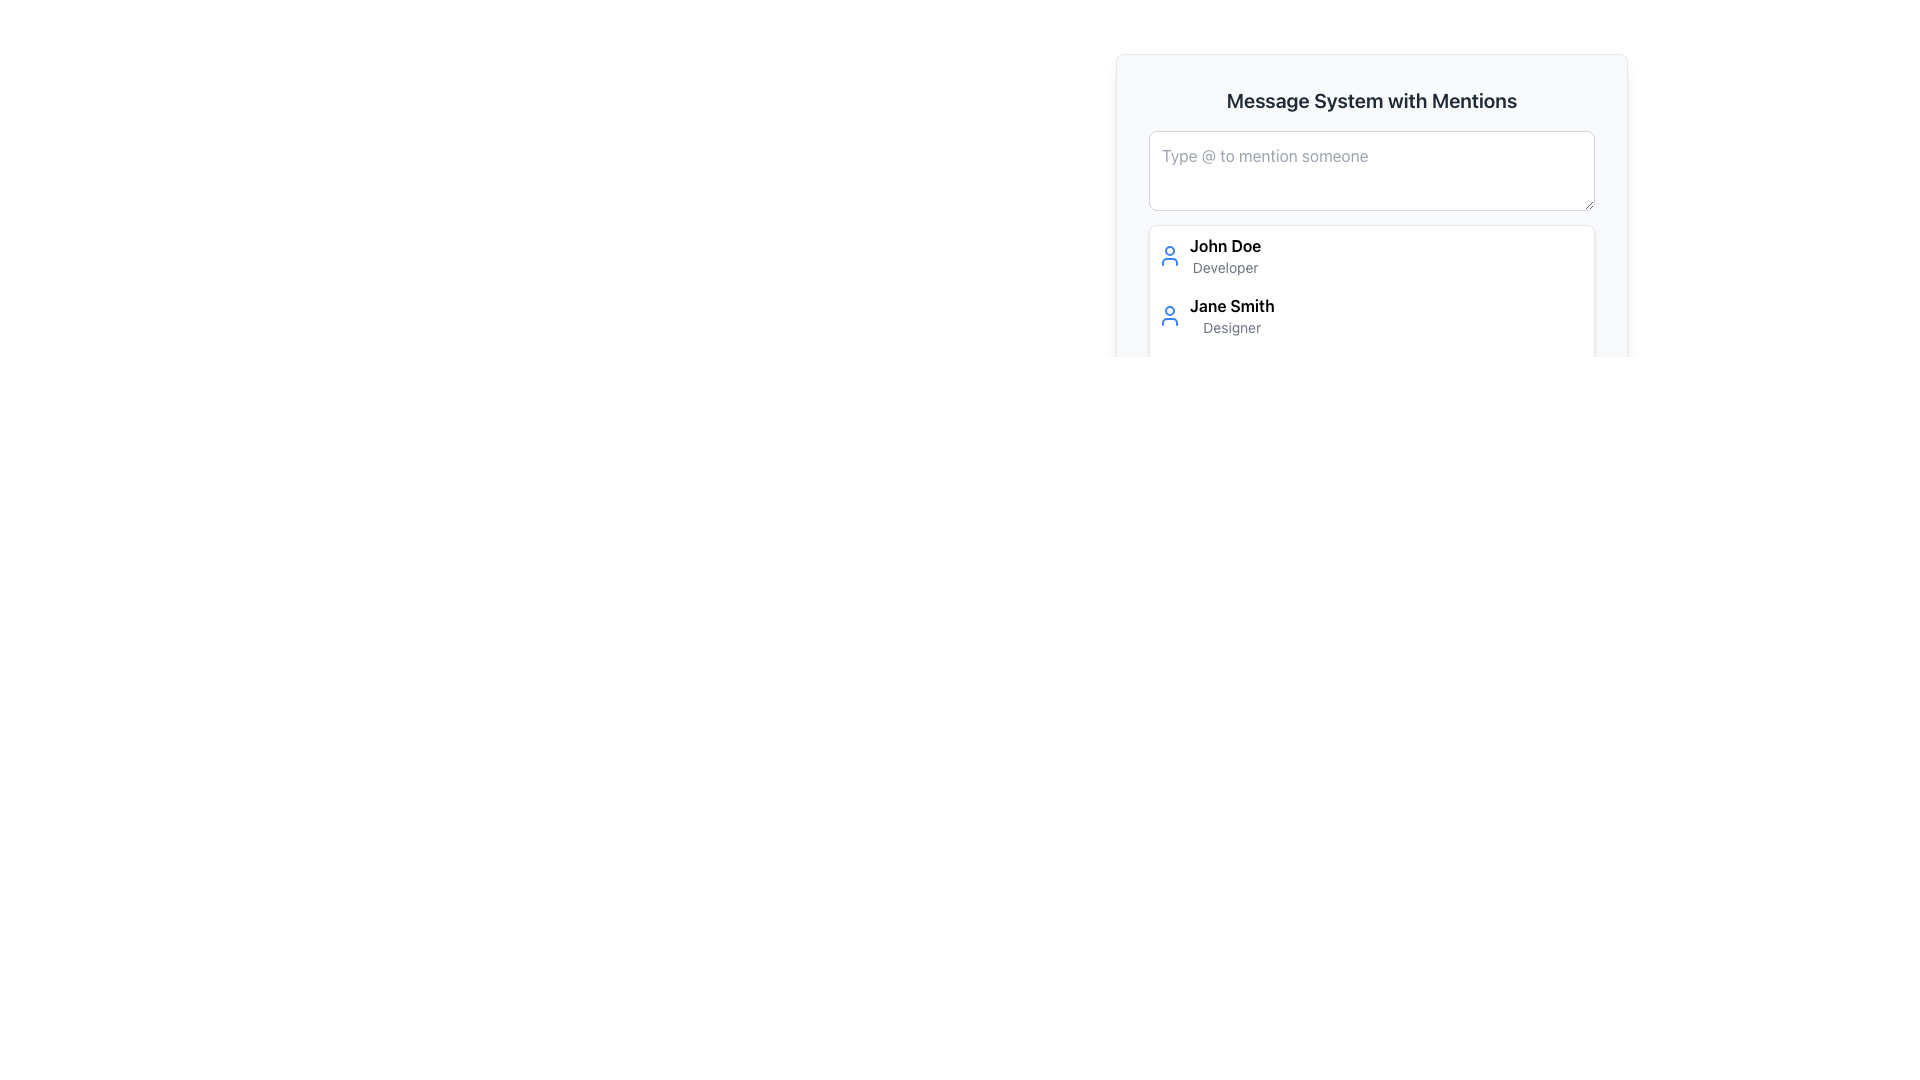 Image resolution: width=1920 pixels, height=1080 pixels. I want to click on text displayed for the user information, which is aligned to the right of the user icon in the second entry of the 'Message System with Mentions' section, so click(1231, 315).